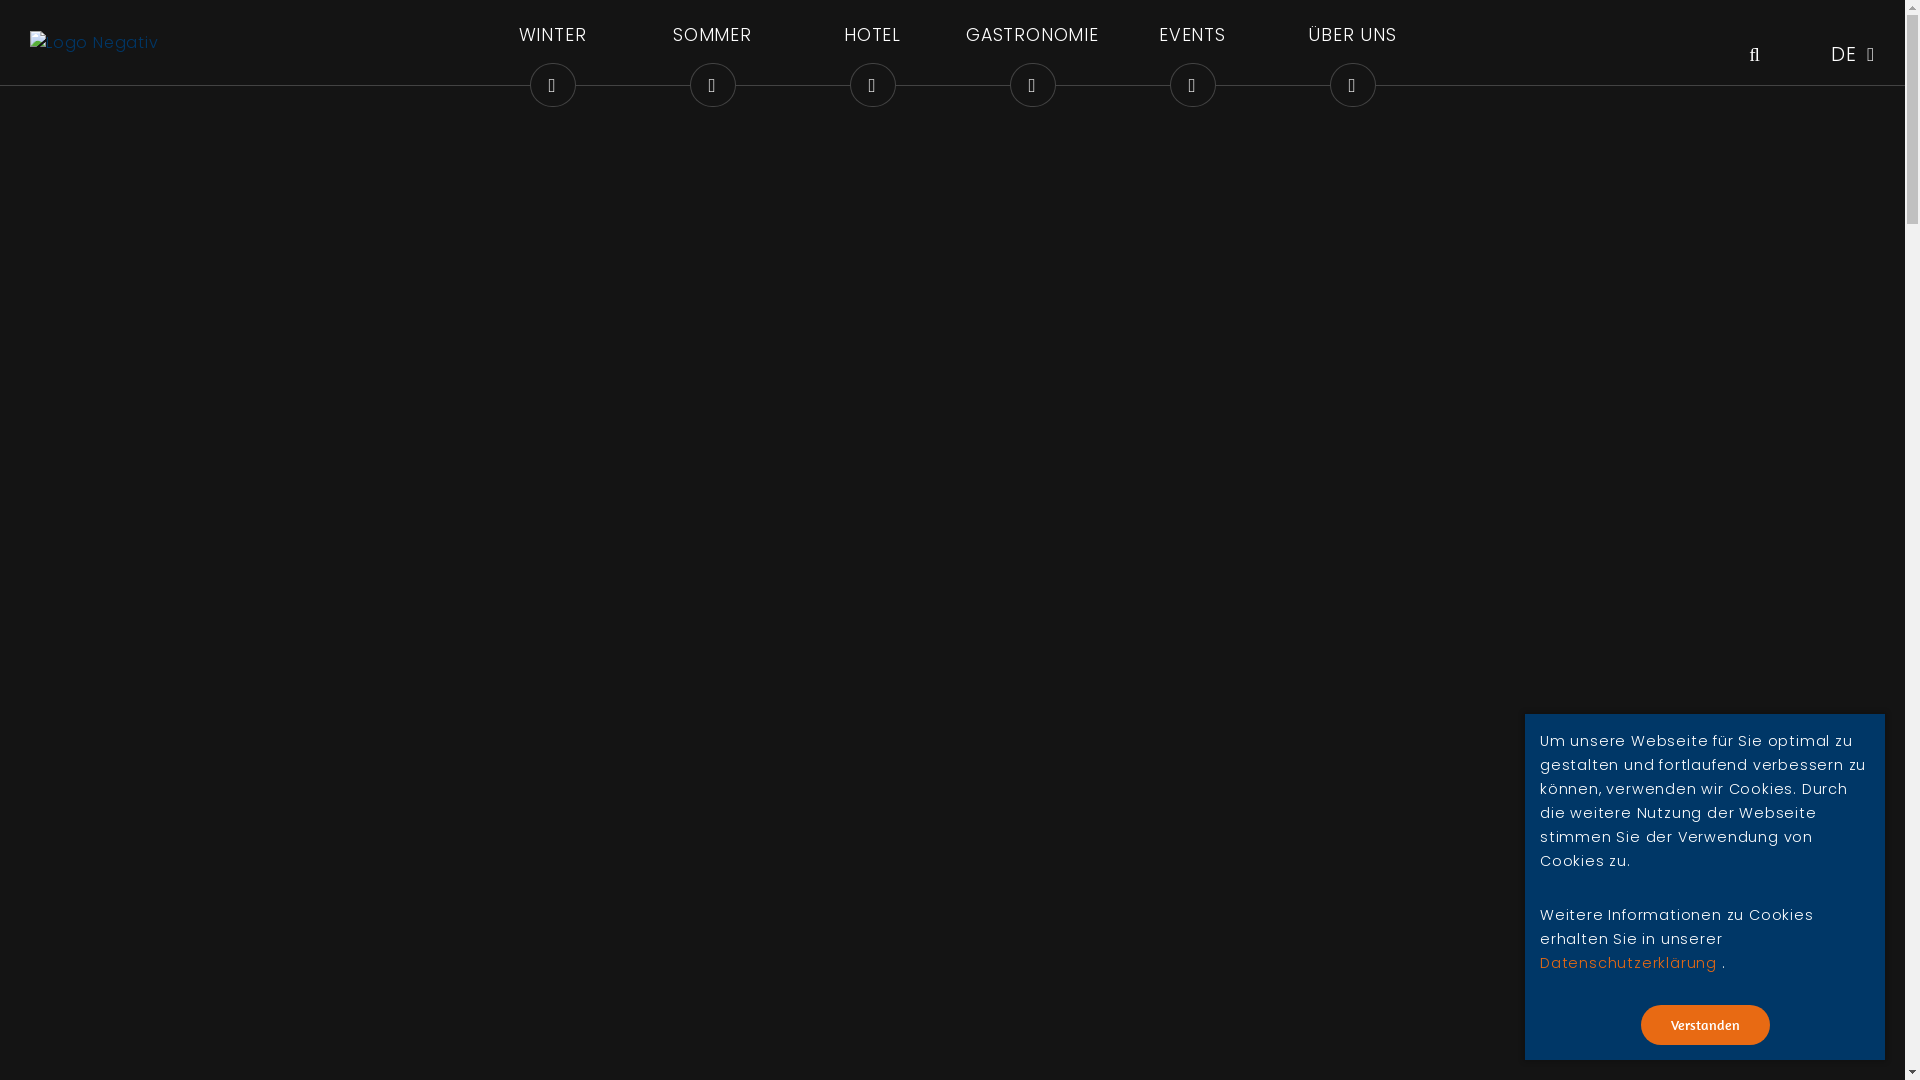 Image resolution: width=1920 pixels, height=1080 pixels. I want to click on 'GASTRONOMIE', so click(961, 45).